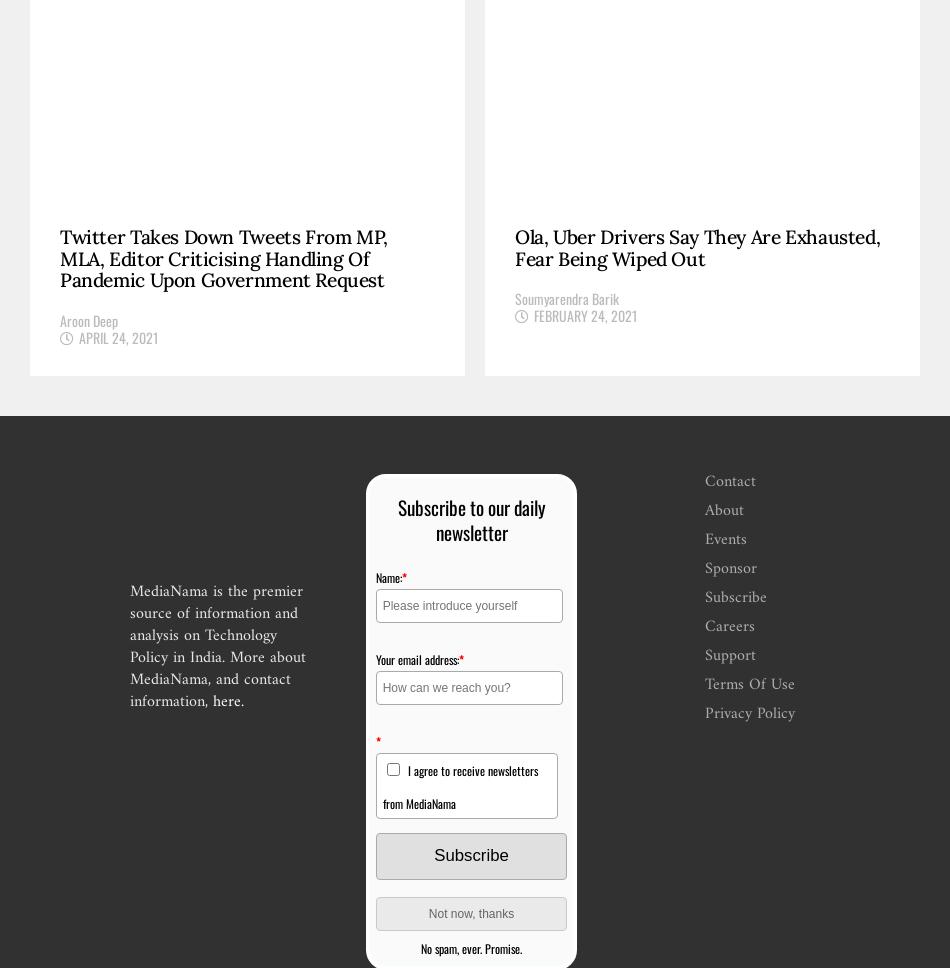  What do you see at coordinates (704, 568) in the screenshot?
I see `'Sponsor'` at bounding box center [704, 568].